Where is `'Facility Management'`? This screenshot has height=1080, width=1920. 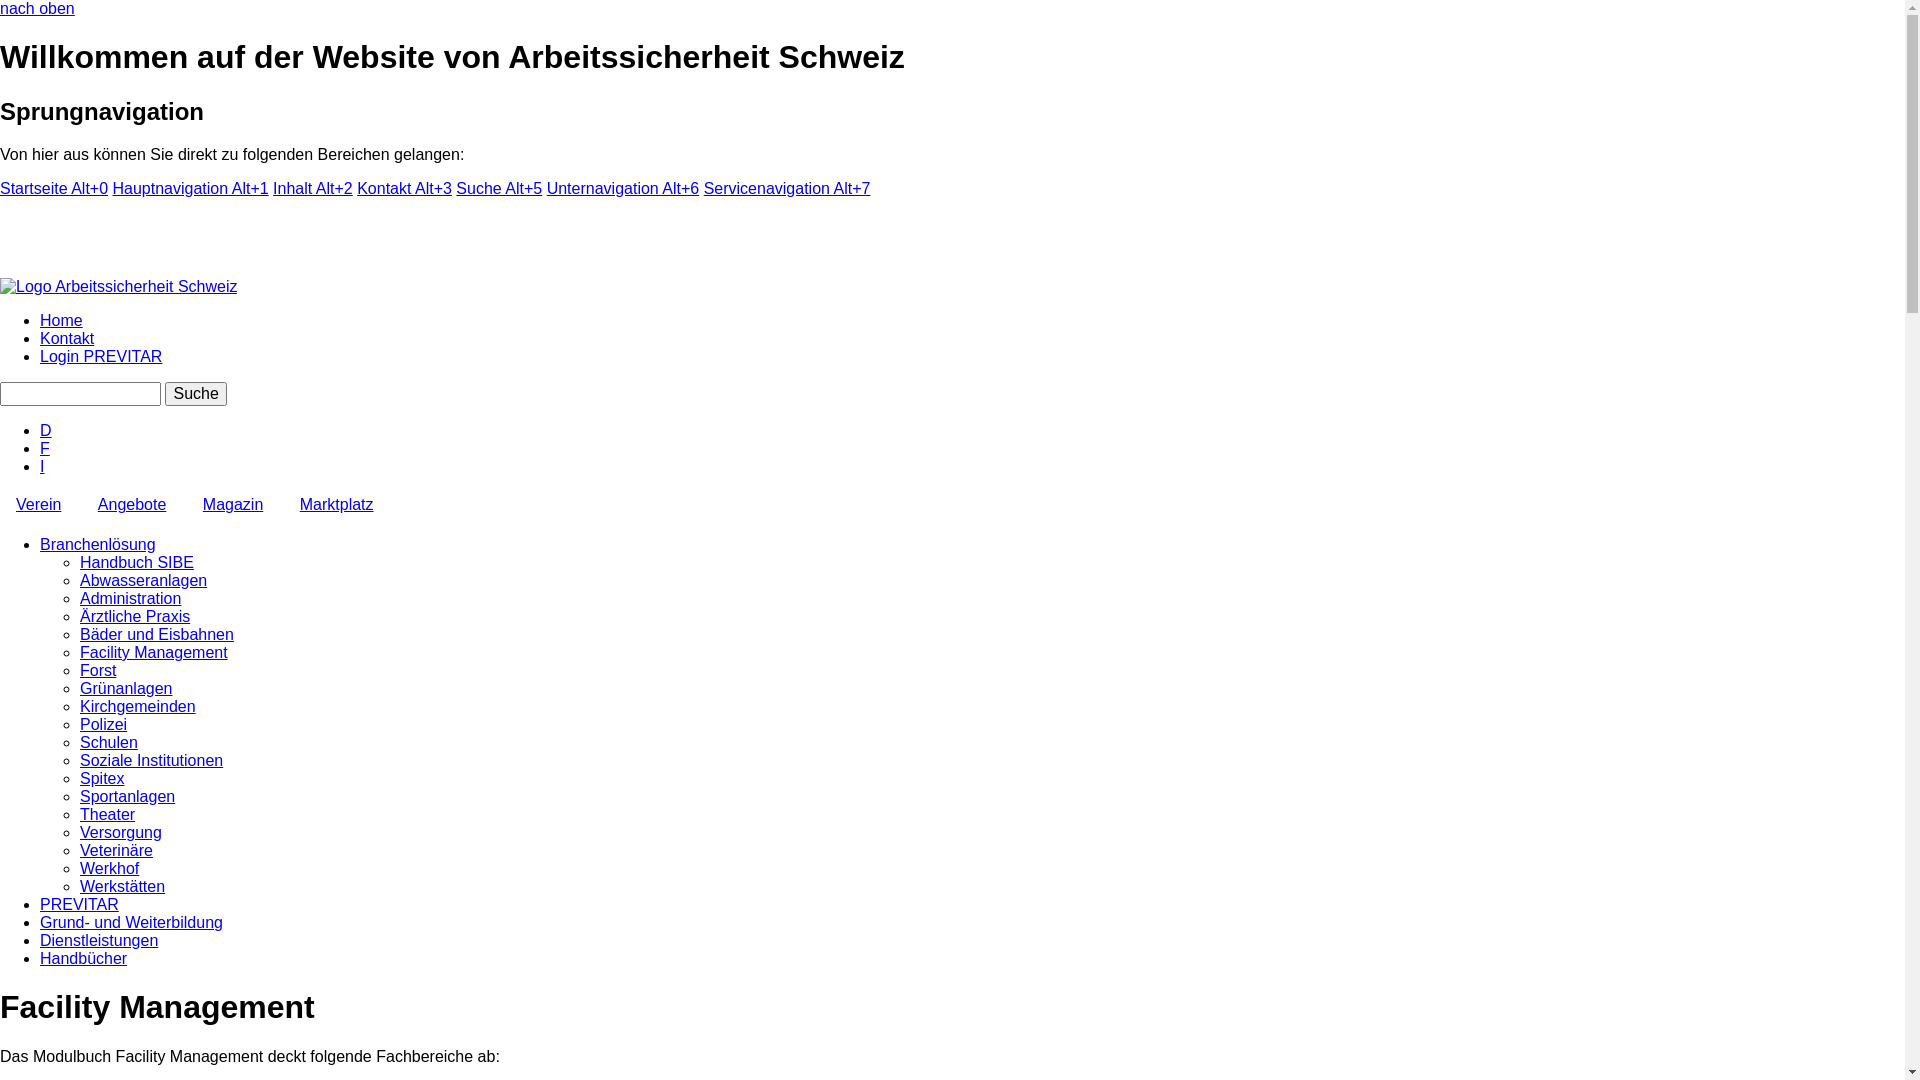 'Facility Management' is located at coordinates (152, 652).